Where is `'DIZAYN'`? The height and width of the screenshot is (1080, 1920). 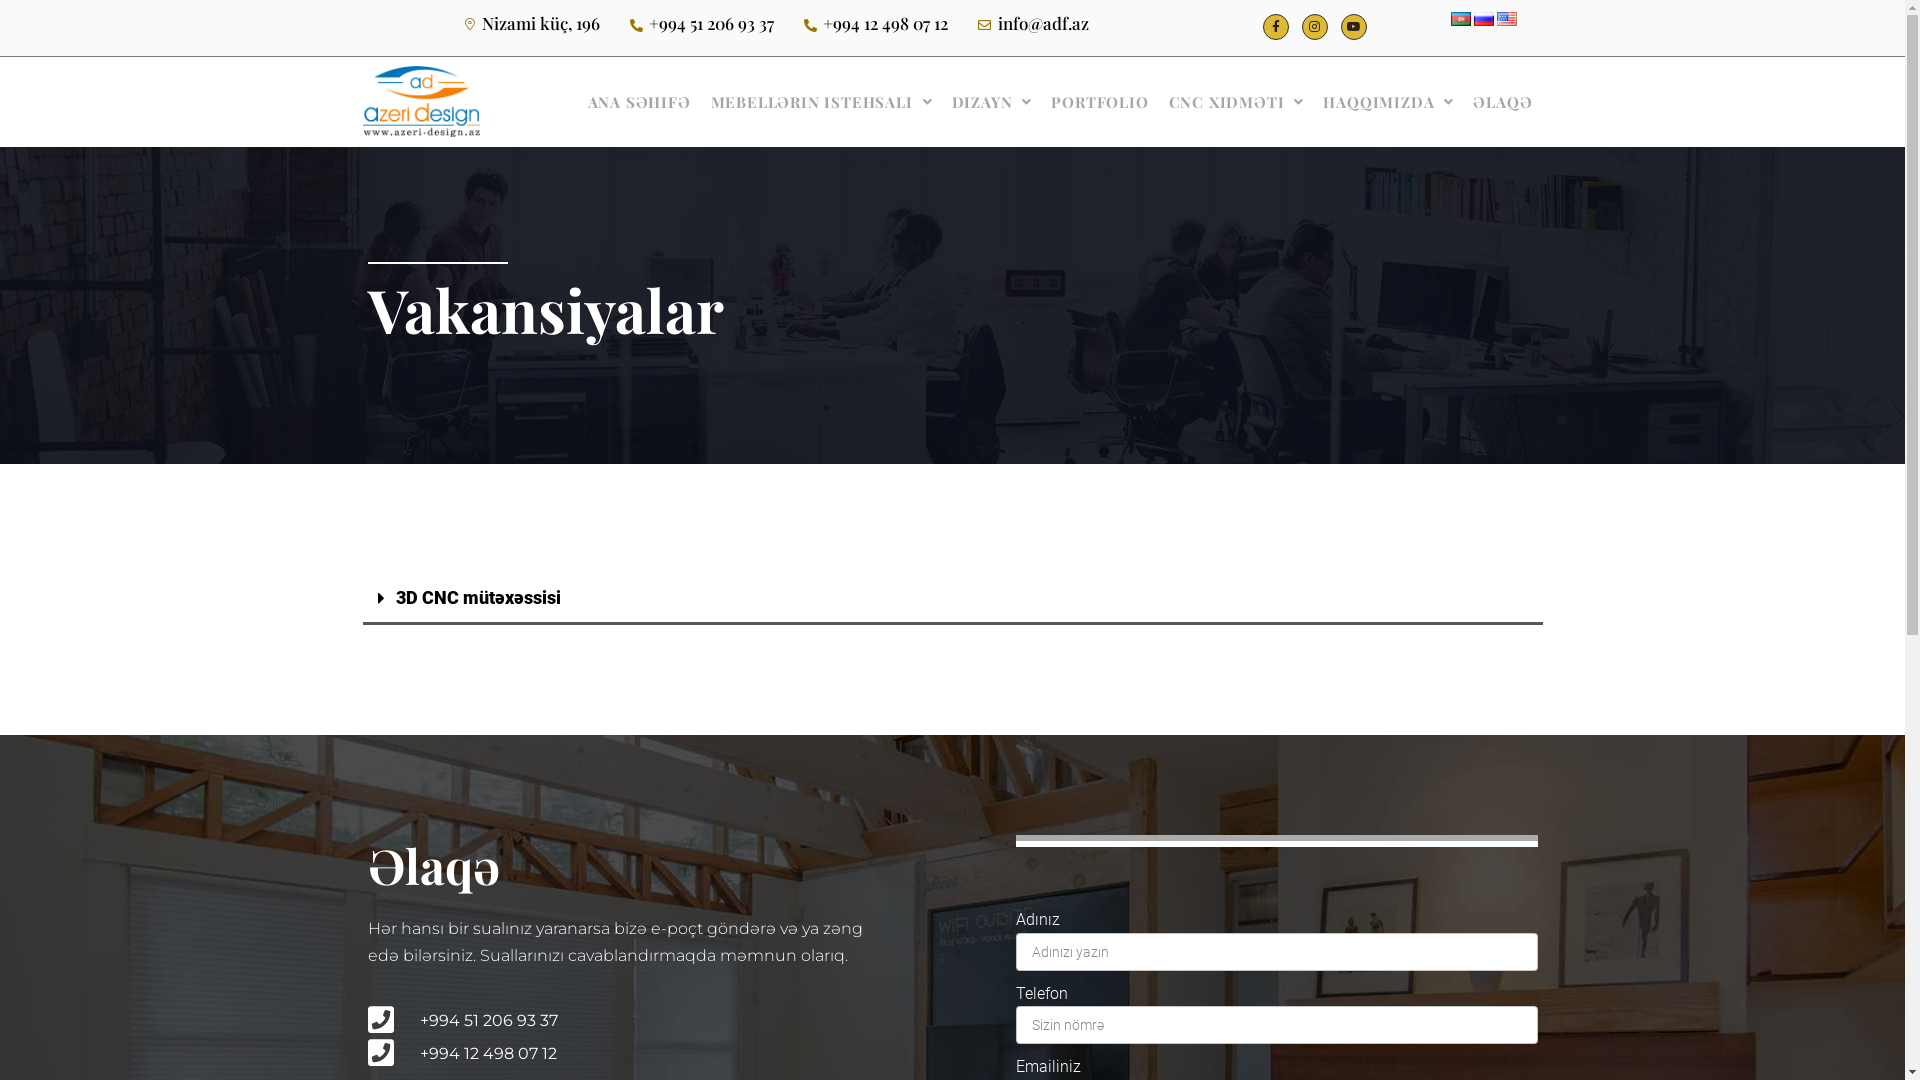
'DIZAYN' is located at coordinates (992, 101).